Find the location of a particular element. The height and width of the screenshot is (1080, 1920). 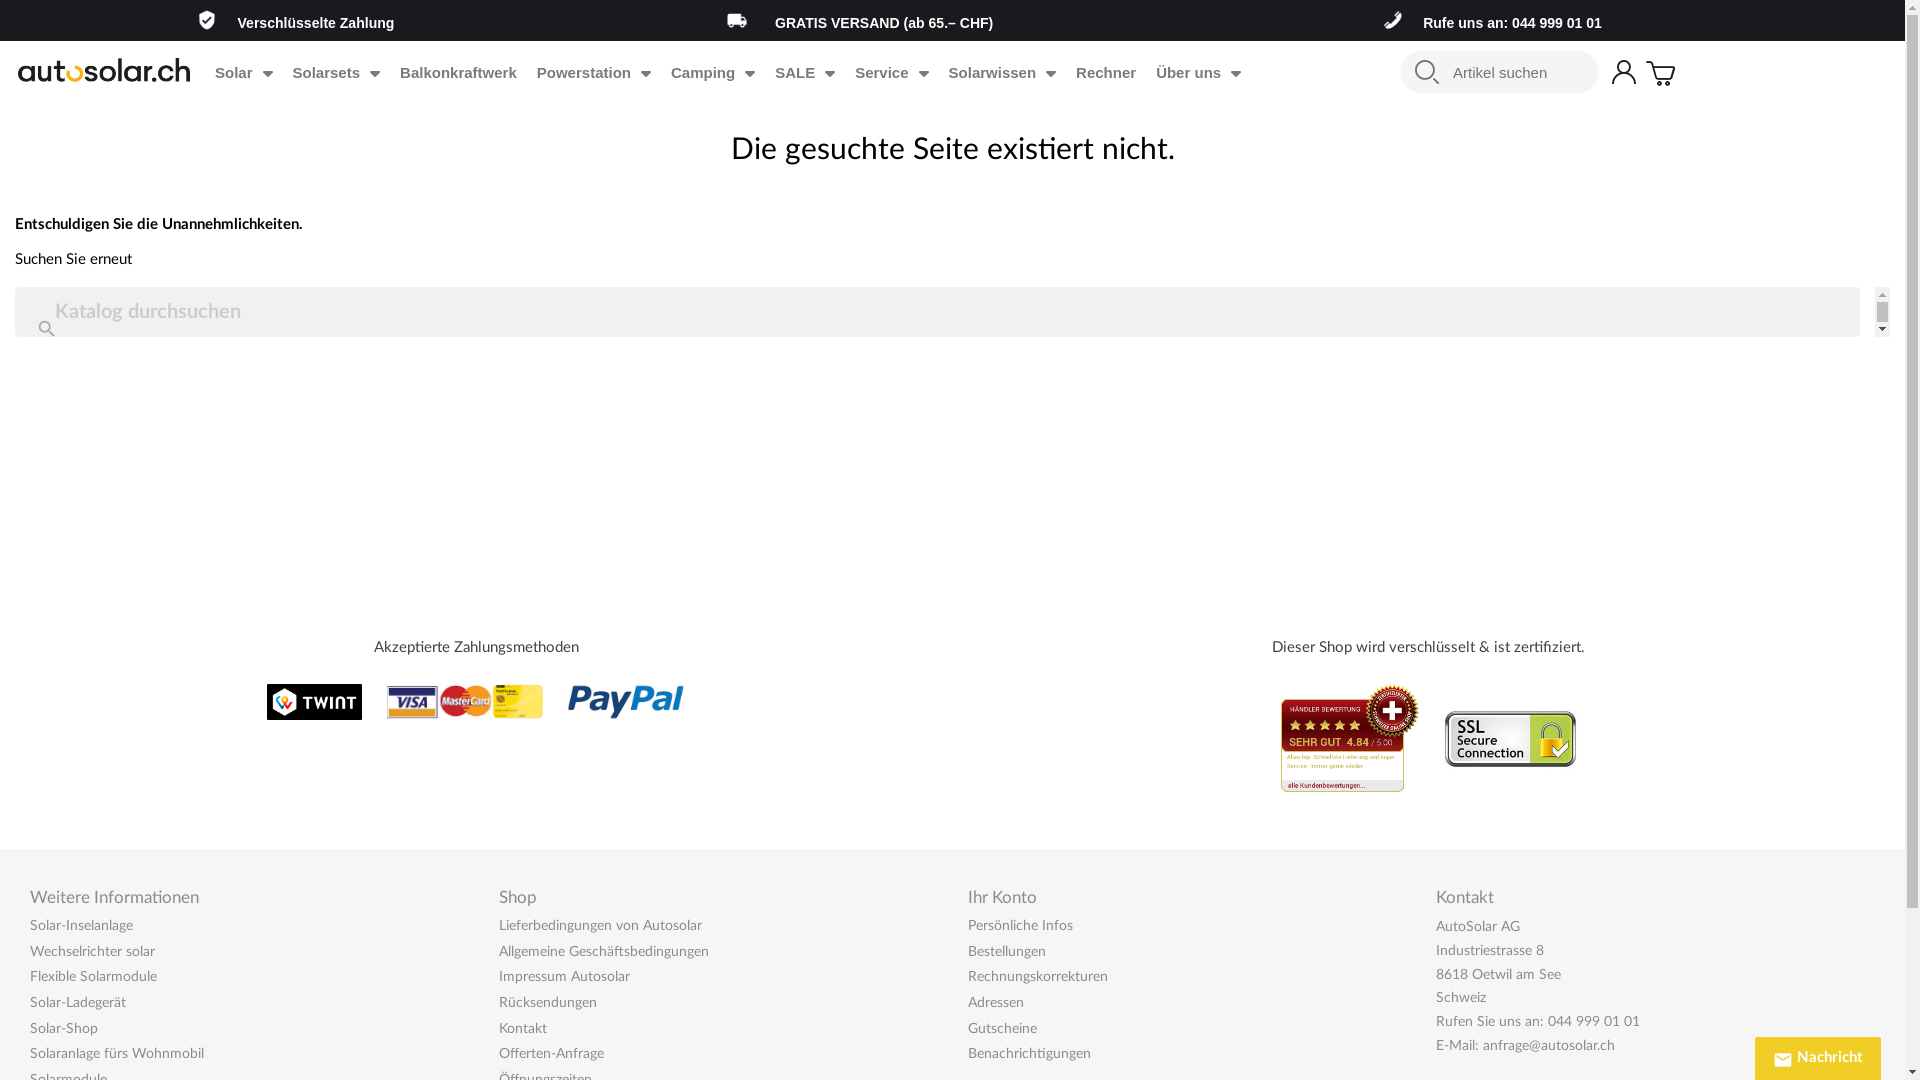

'Impressum Autosolar' is located at coordinates (563, 975).